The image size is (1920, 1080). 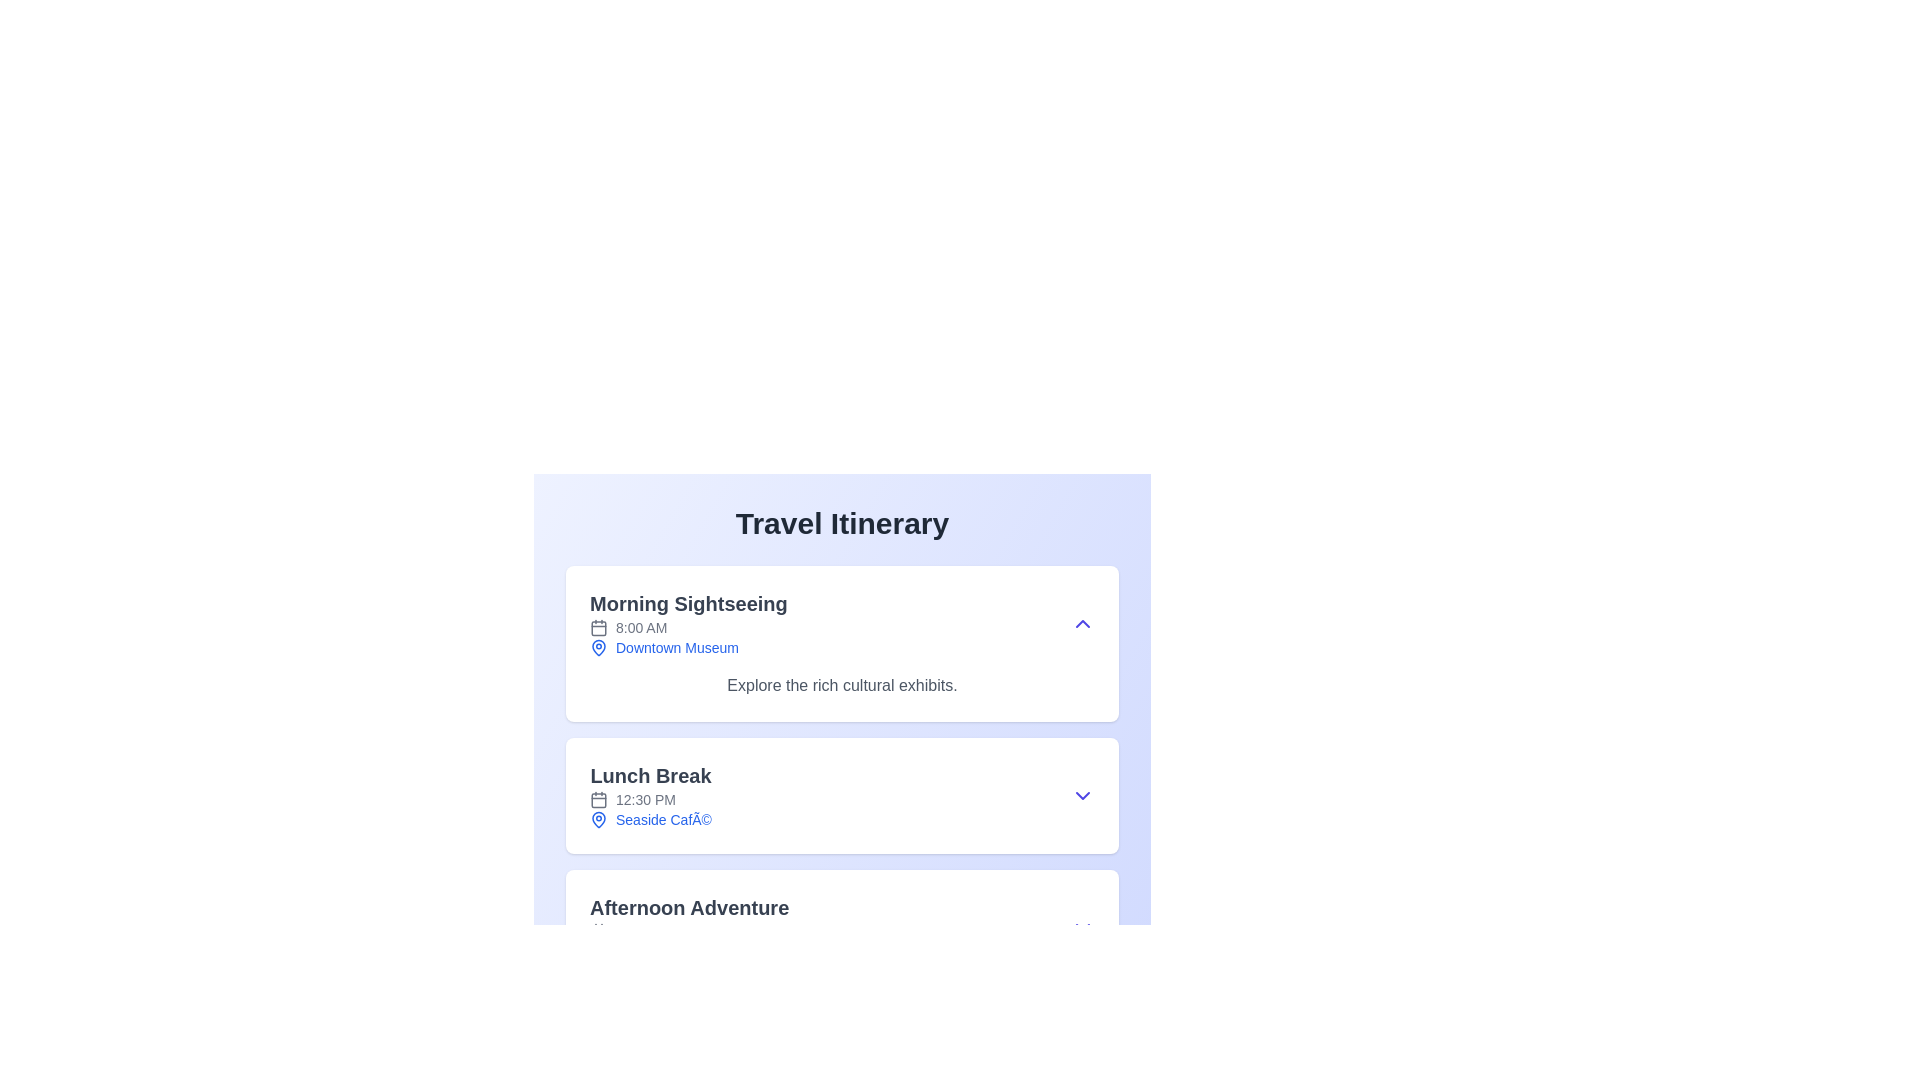 I want to click on the modern-styled calendar icon located to the left of '12:30 PM' in the 'Lunch Break' itinerary block, so click(x=598, y=798).